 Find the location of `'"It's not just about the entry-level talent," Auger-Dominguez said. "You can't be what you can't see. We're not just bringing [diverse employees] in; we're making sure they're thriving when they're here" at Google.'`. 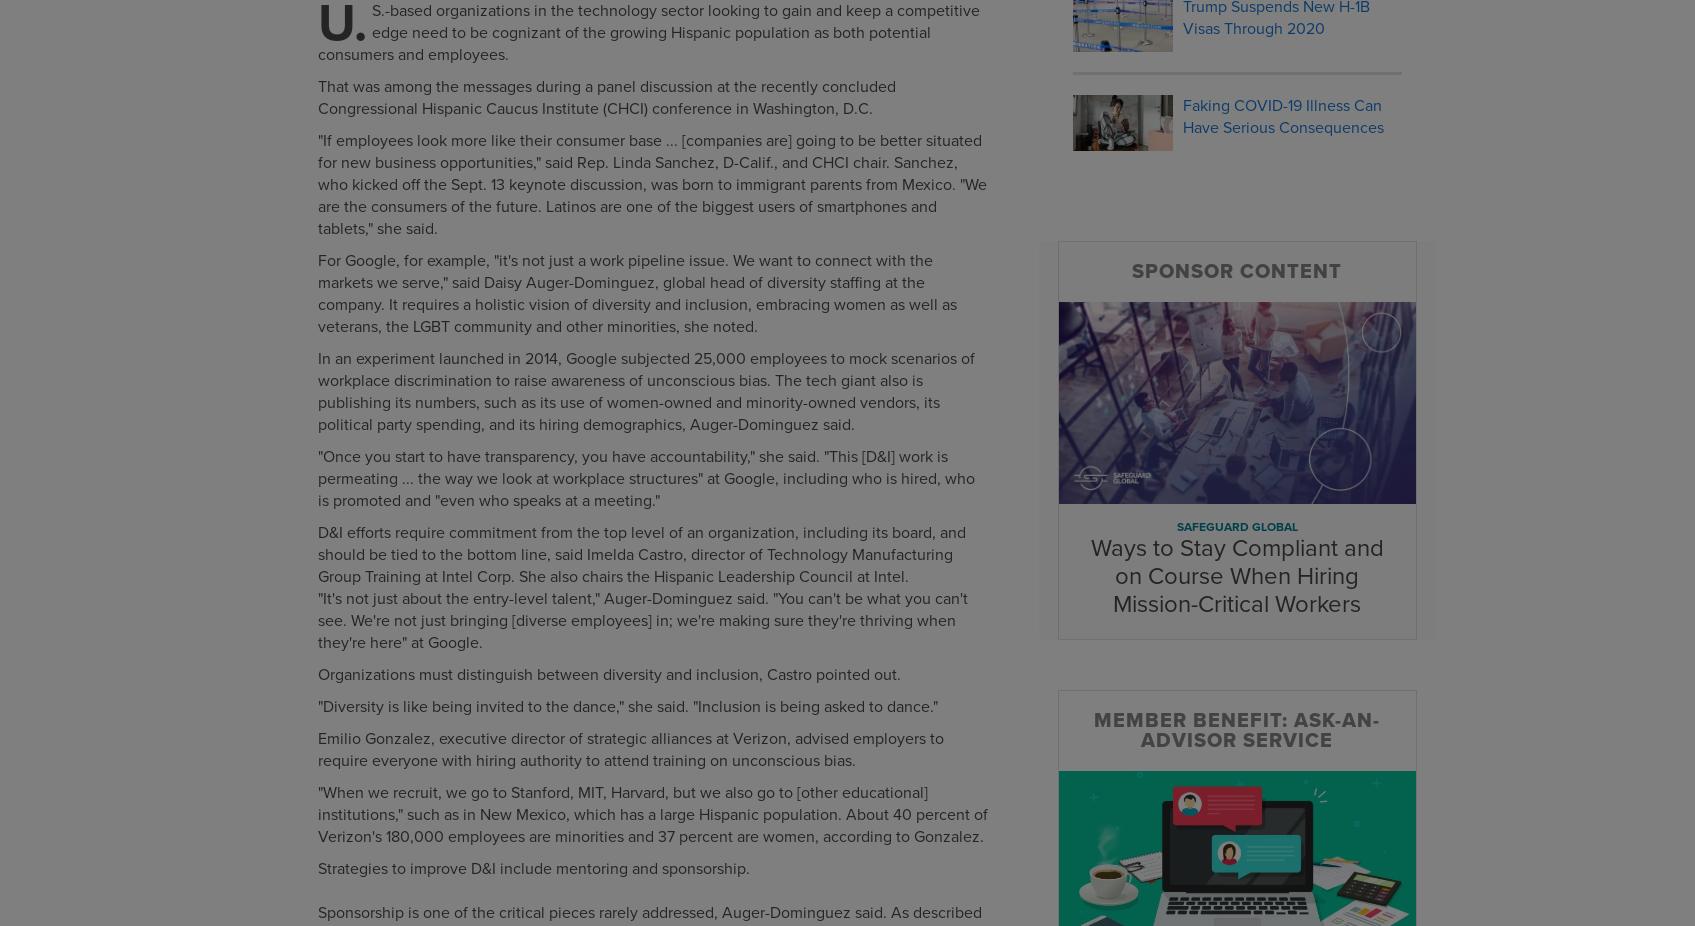

'"It's not just about the entry-level talent," Auger-Dominguez said. "You can't be what you can't see. We're not just bringing [diverse employees] in; we're making sure they're thriving when they're here" at Google.' is located at coordinates (641, 619).